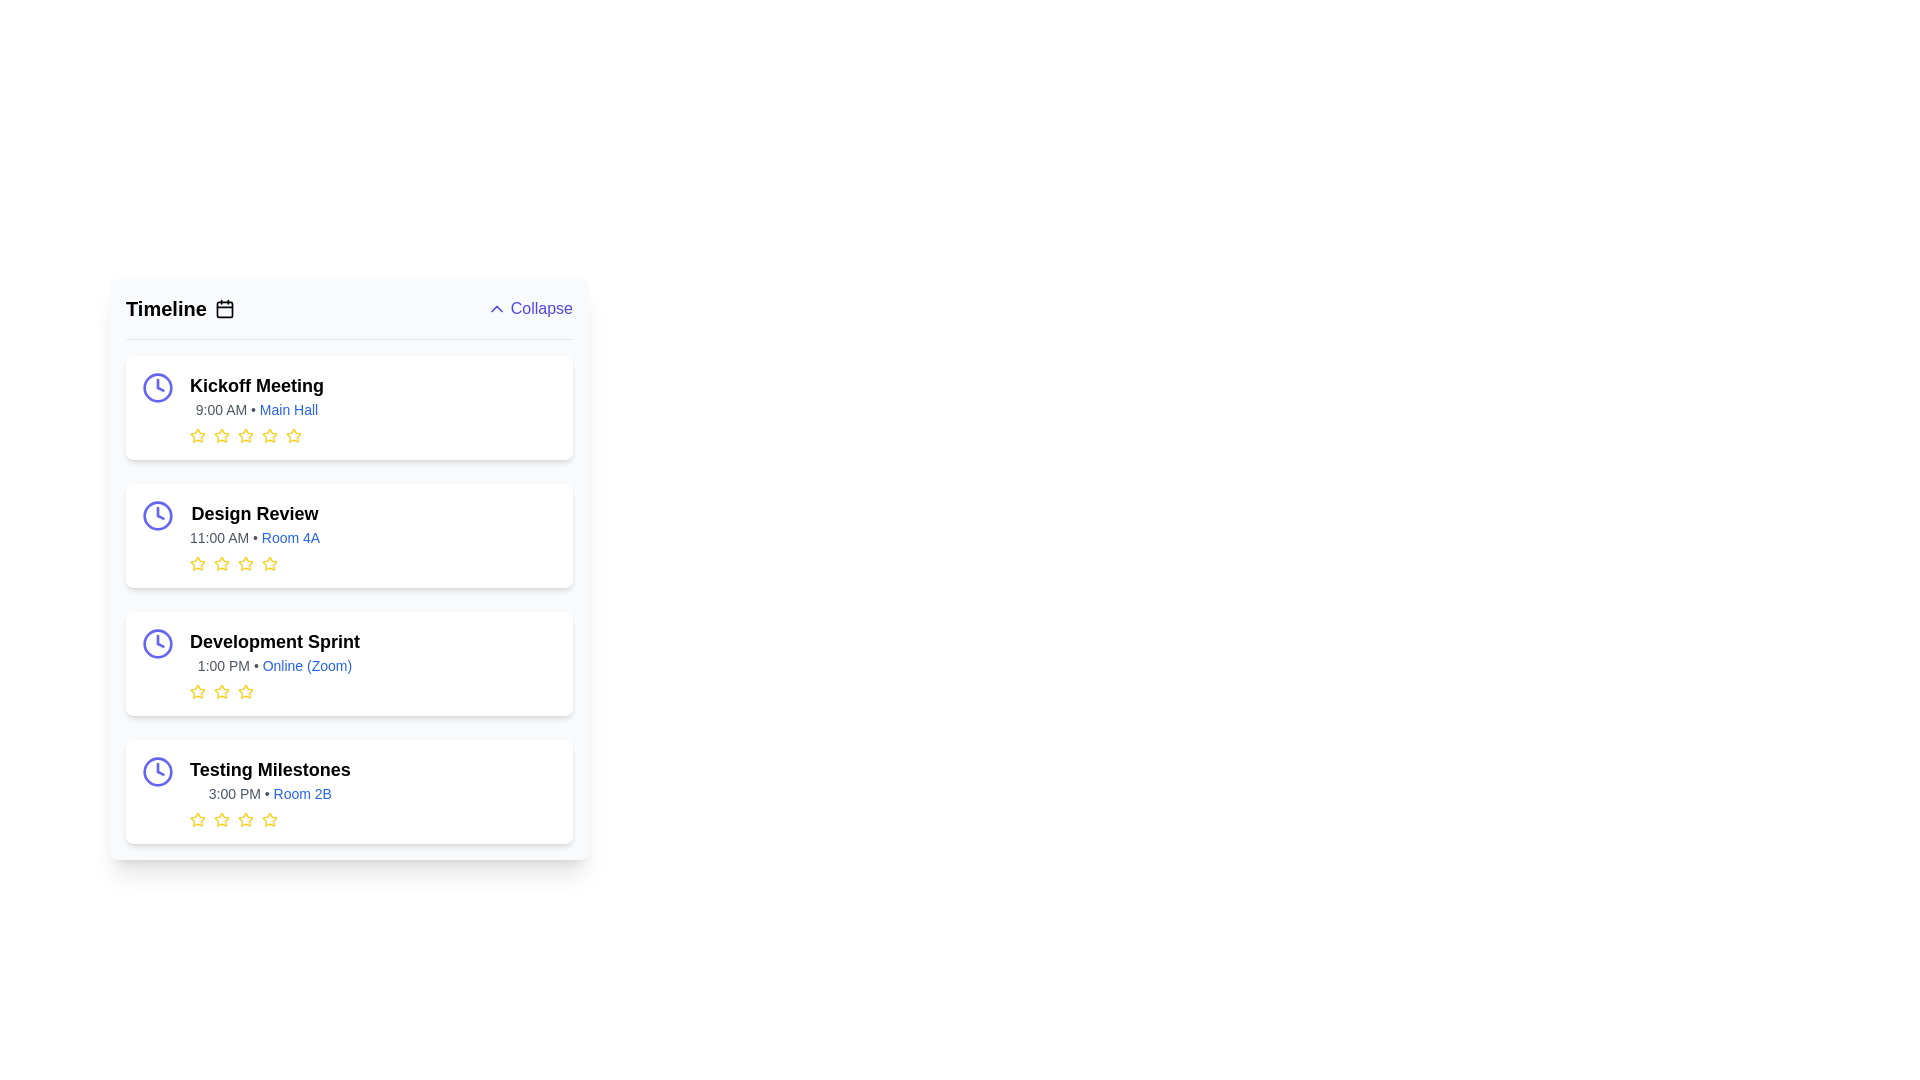 Image resolution: width=1920 pixels, height=1080 pixels. Describe the element at coordinates (197, 434) in the screenshot. I see `the fourth star icon in the feedback rating system for the 'Kickoff Meeting' event to initiate interaction` at that location.